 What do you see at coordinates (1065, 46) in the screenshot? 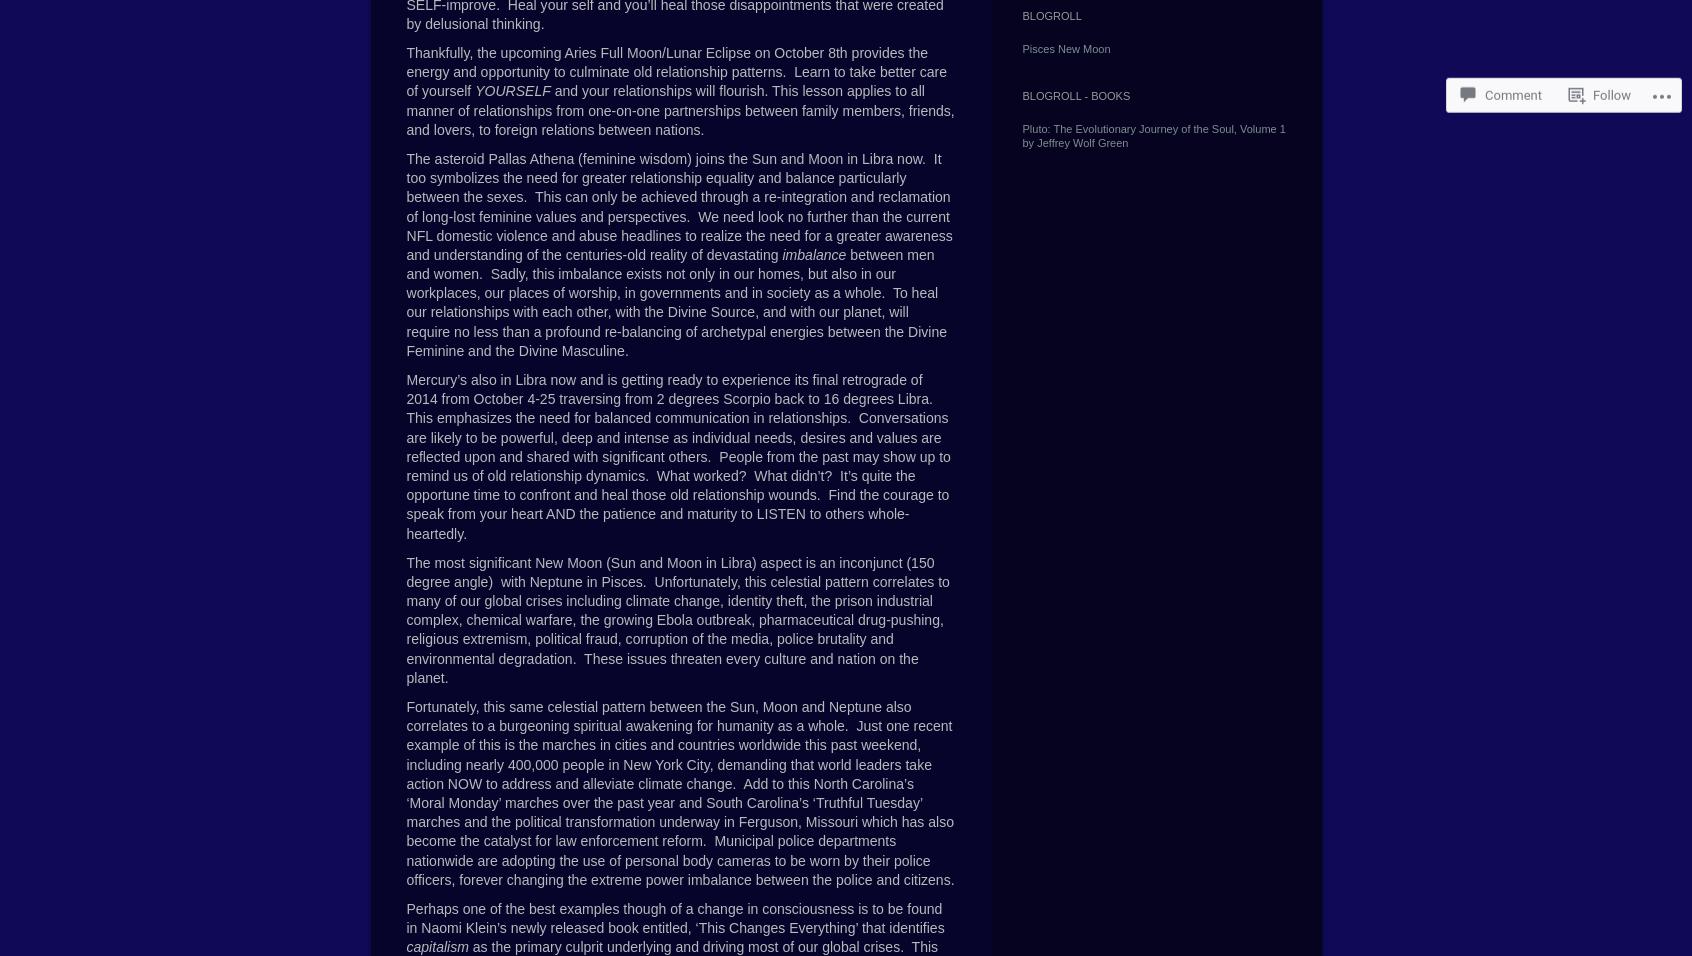
I see `'Pisces New Moon'` at bounding box center [1065, 46].